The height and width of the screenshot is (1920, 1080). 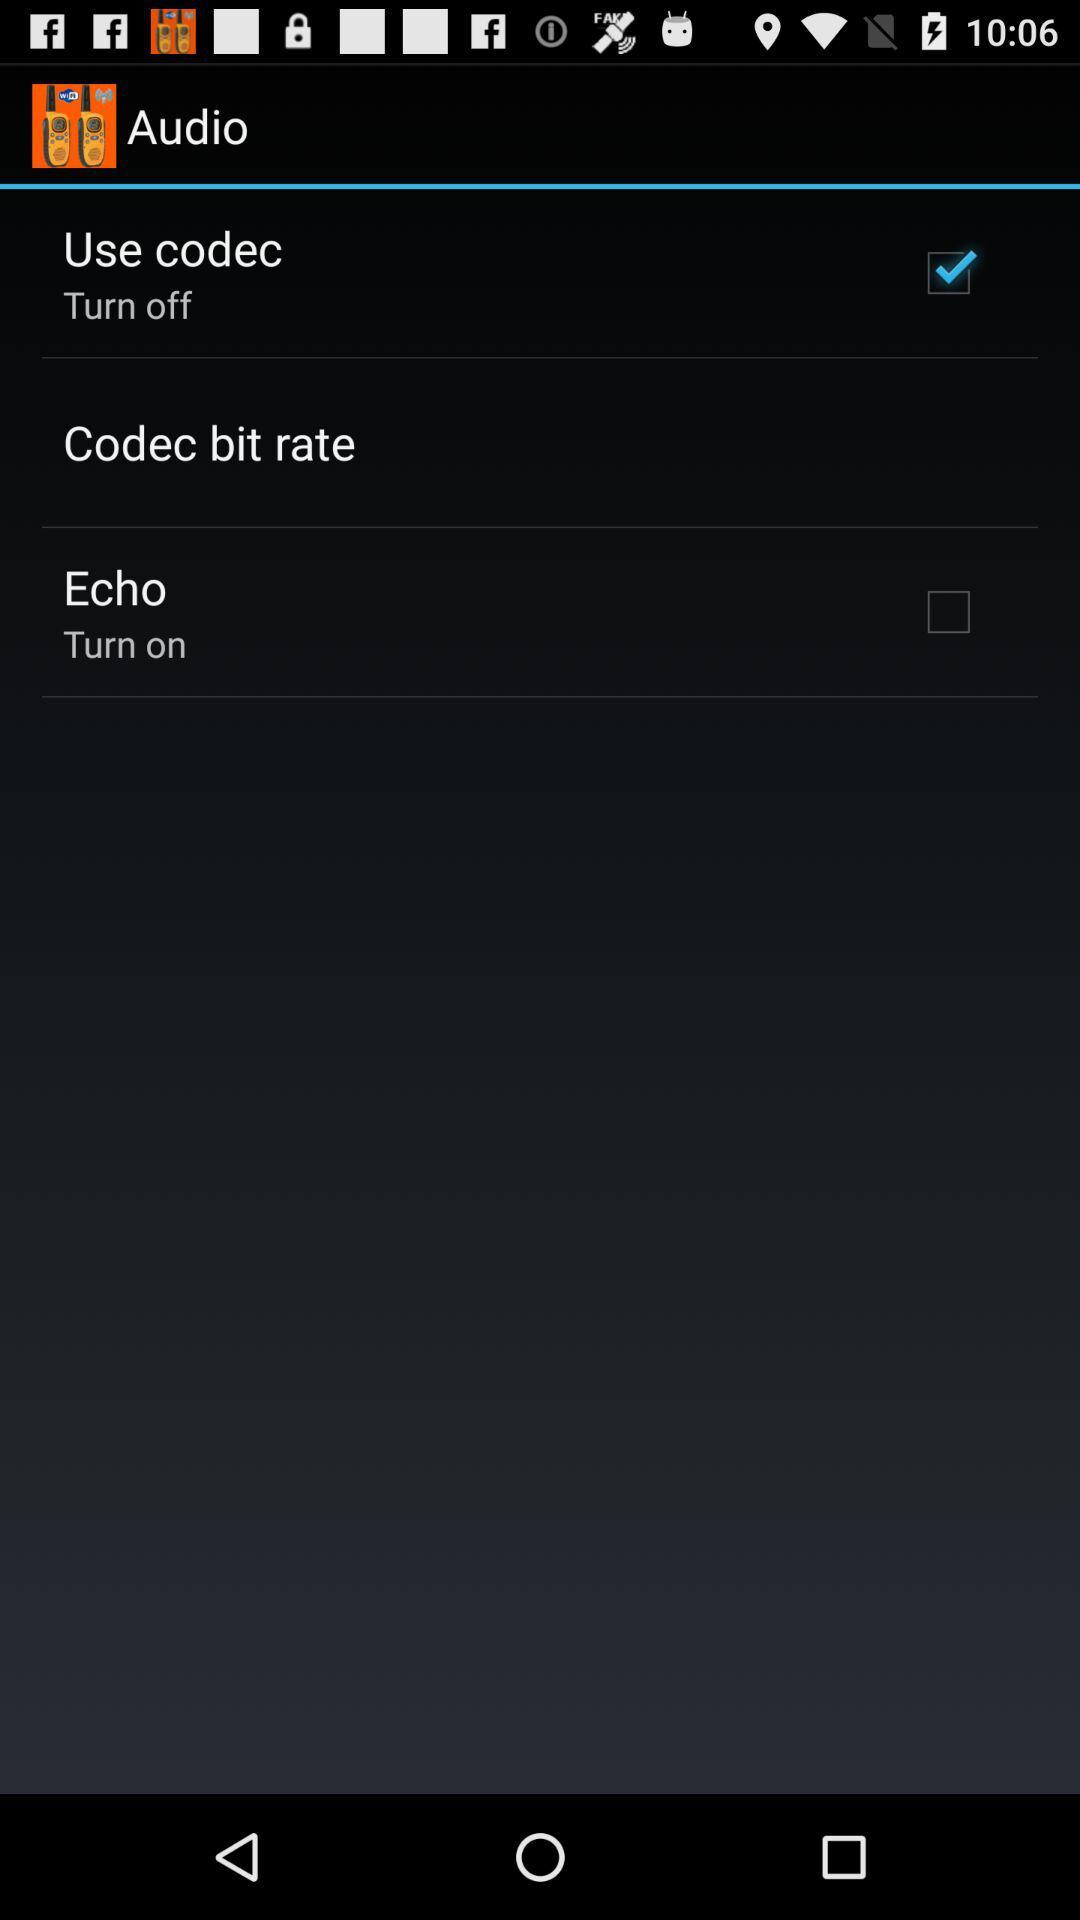 What do you see at coordinates (127, 303) in the screenshot?
I see `turn off app` at bounding box center [127, 303].